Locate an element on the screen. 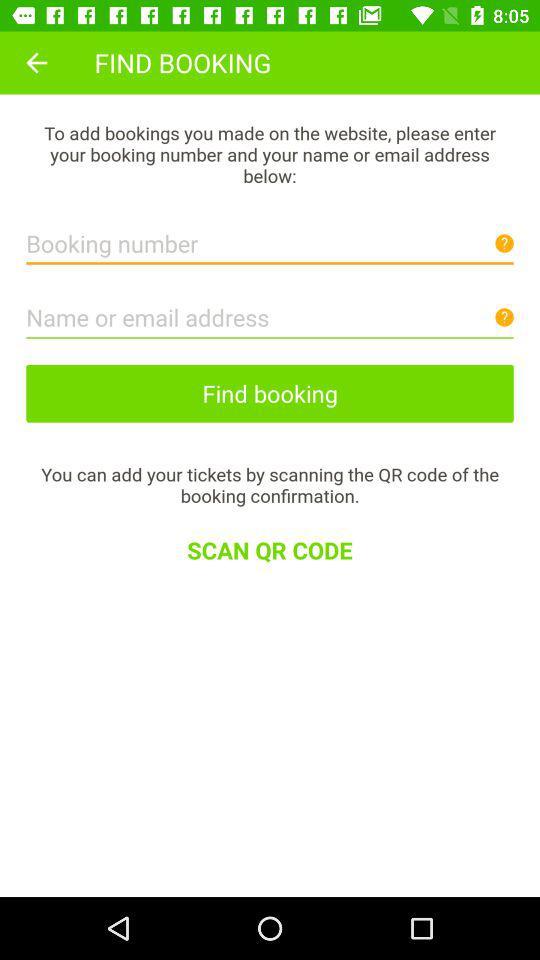  the item above to add bookings item is located at coordinates (36, 62).